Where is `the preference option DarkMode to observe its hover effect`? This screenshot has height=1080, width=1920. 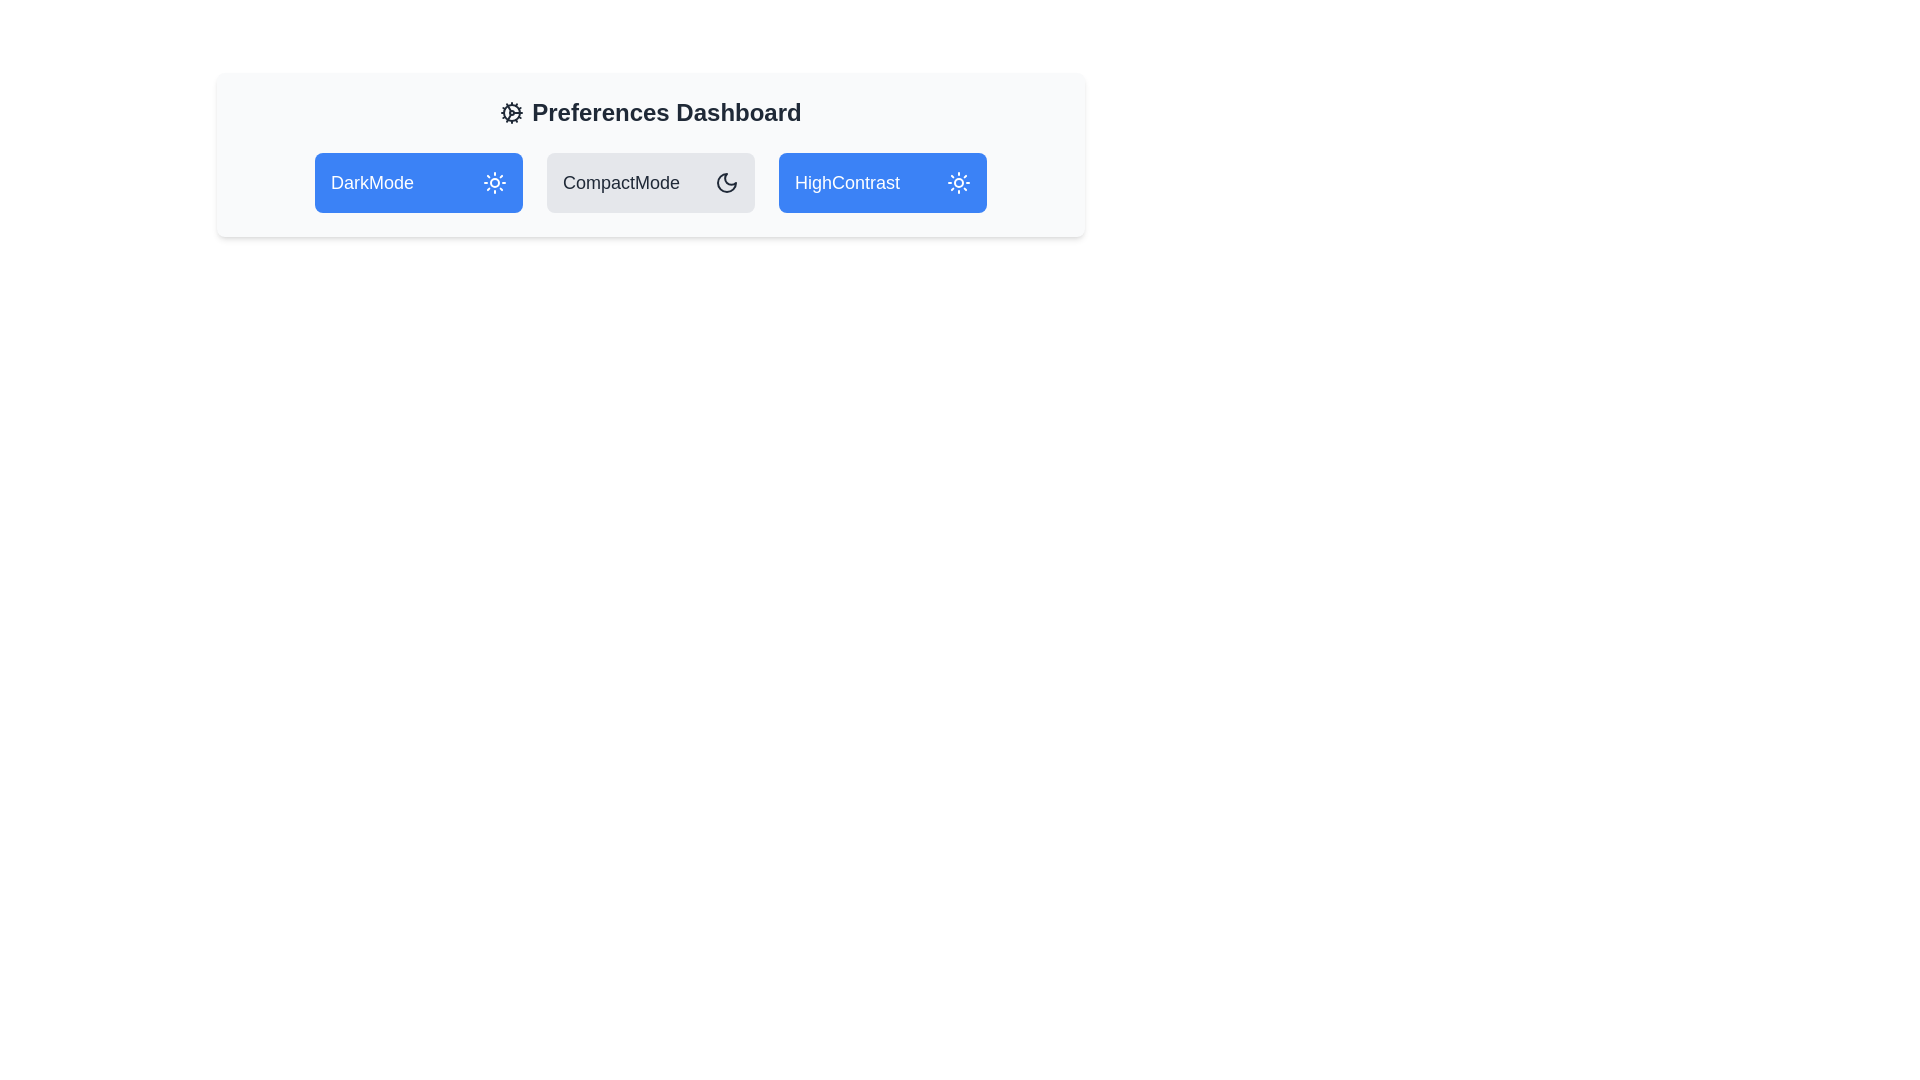
the preference option DarkMode to observe its hover effect is located at coordinates (417, 182).